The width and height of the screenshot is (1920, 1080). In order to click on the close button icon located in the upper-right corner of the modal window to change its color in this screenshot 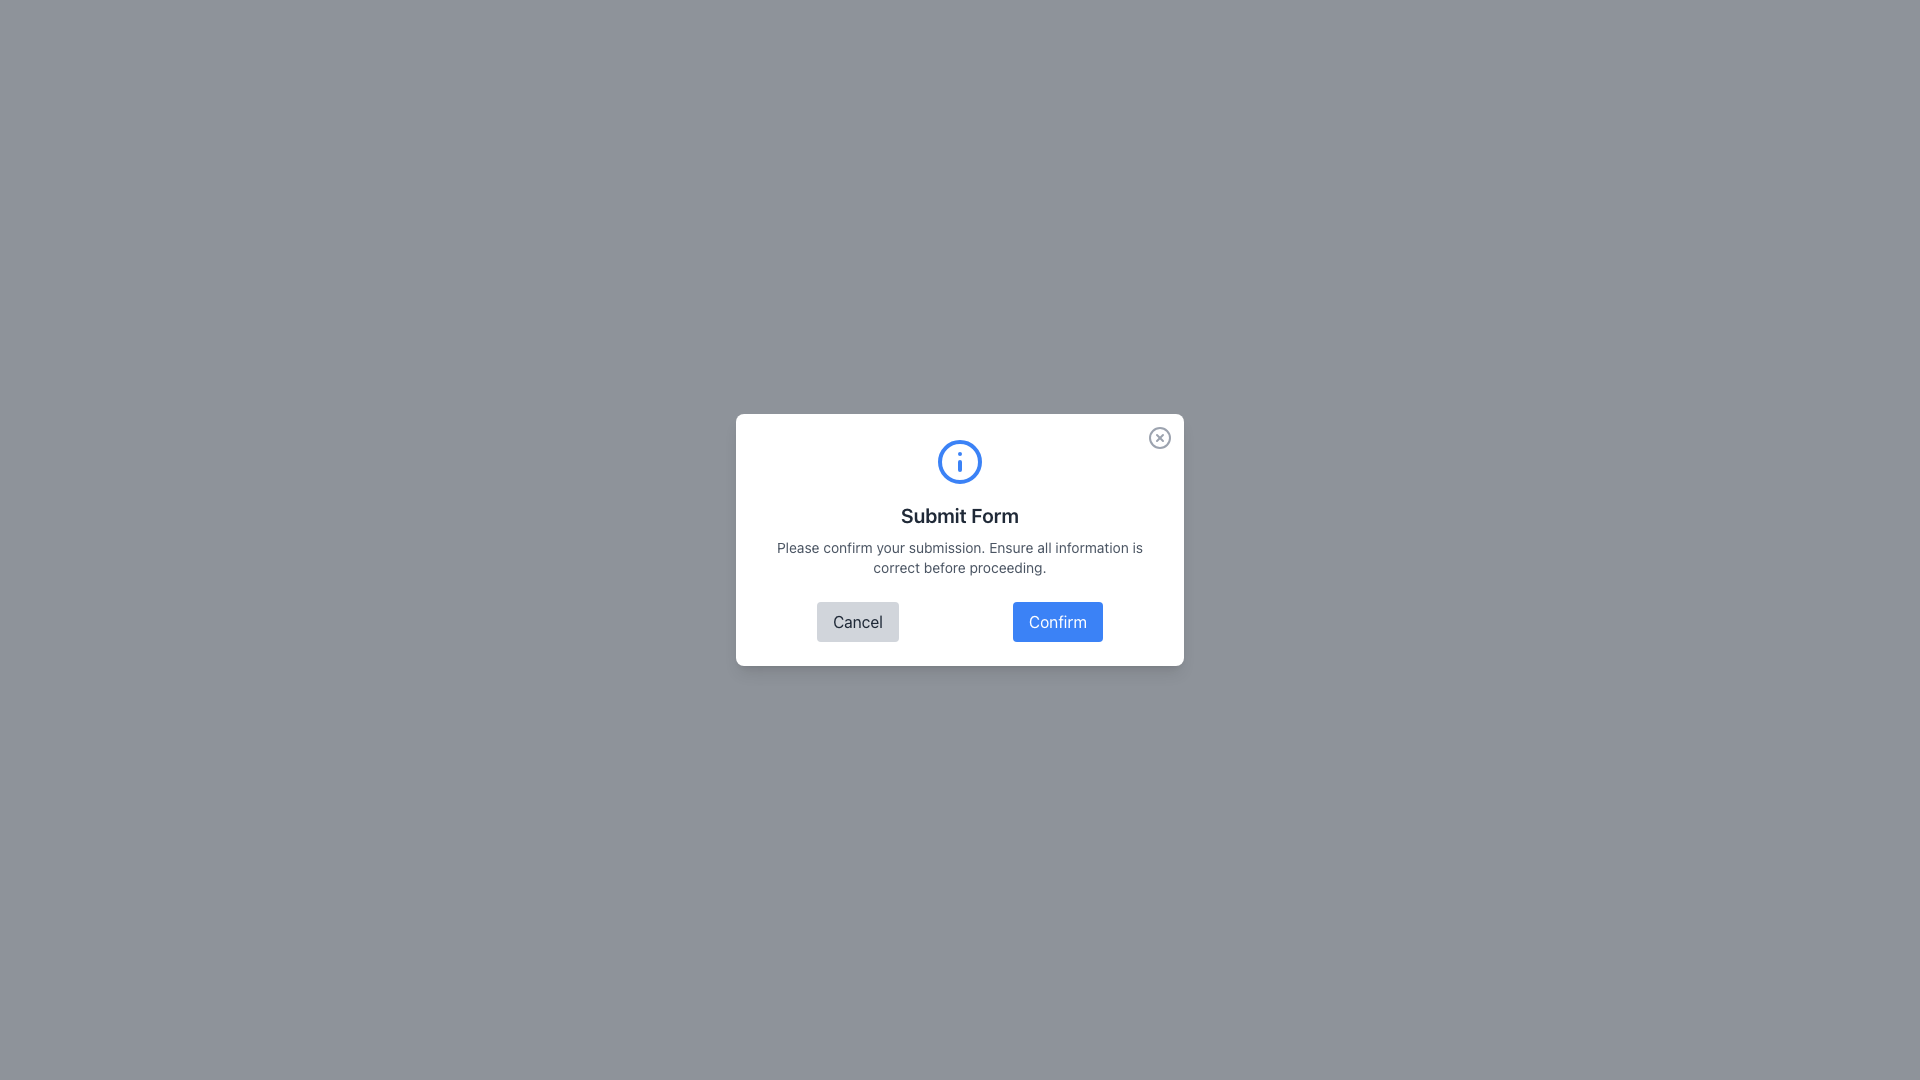, I will do `click(1160, 437)`.